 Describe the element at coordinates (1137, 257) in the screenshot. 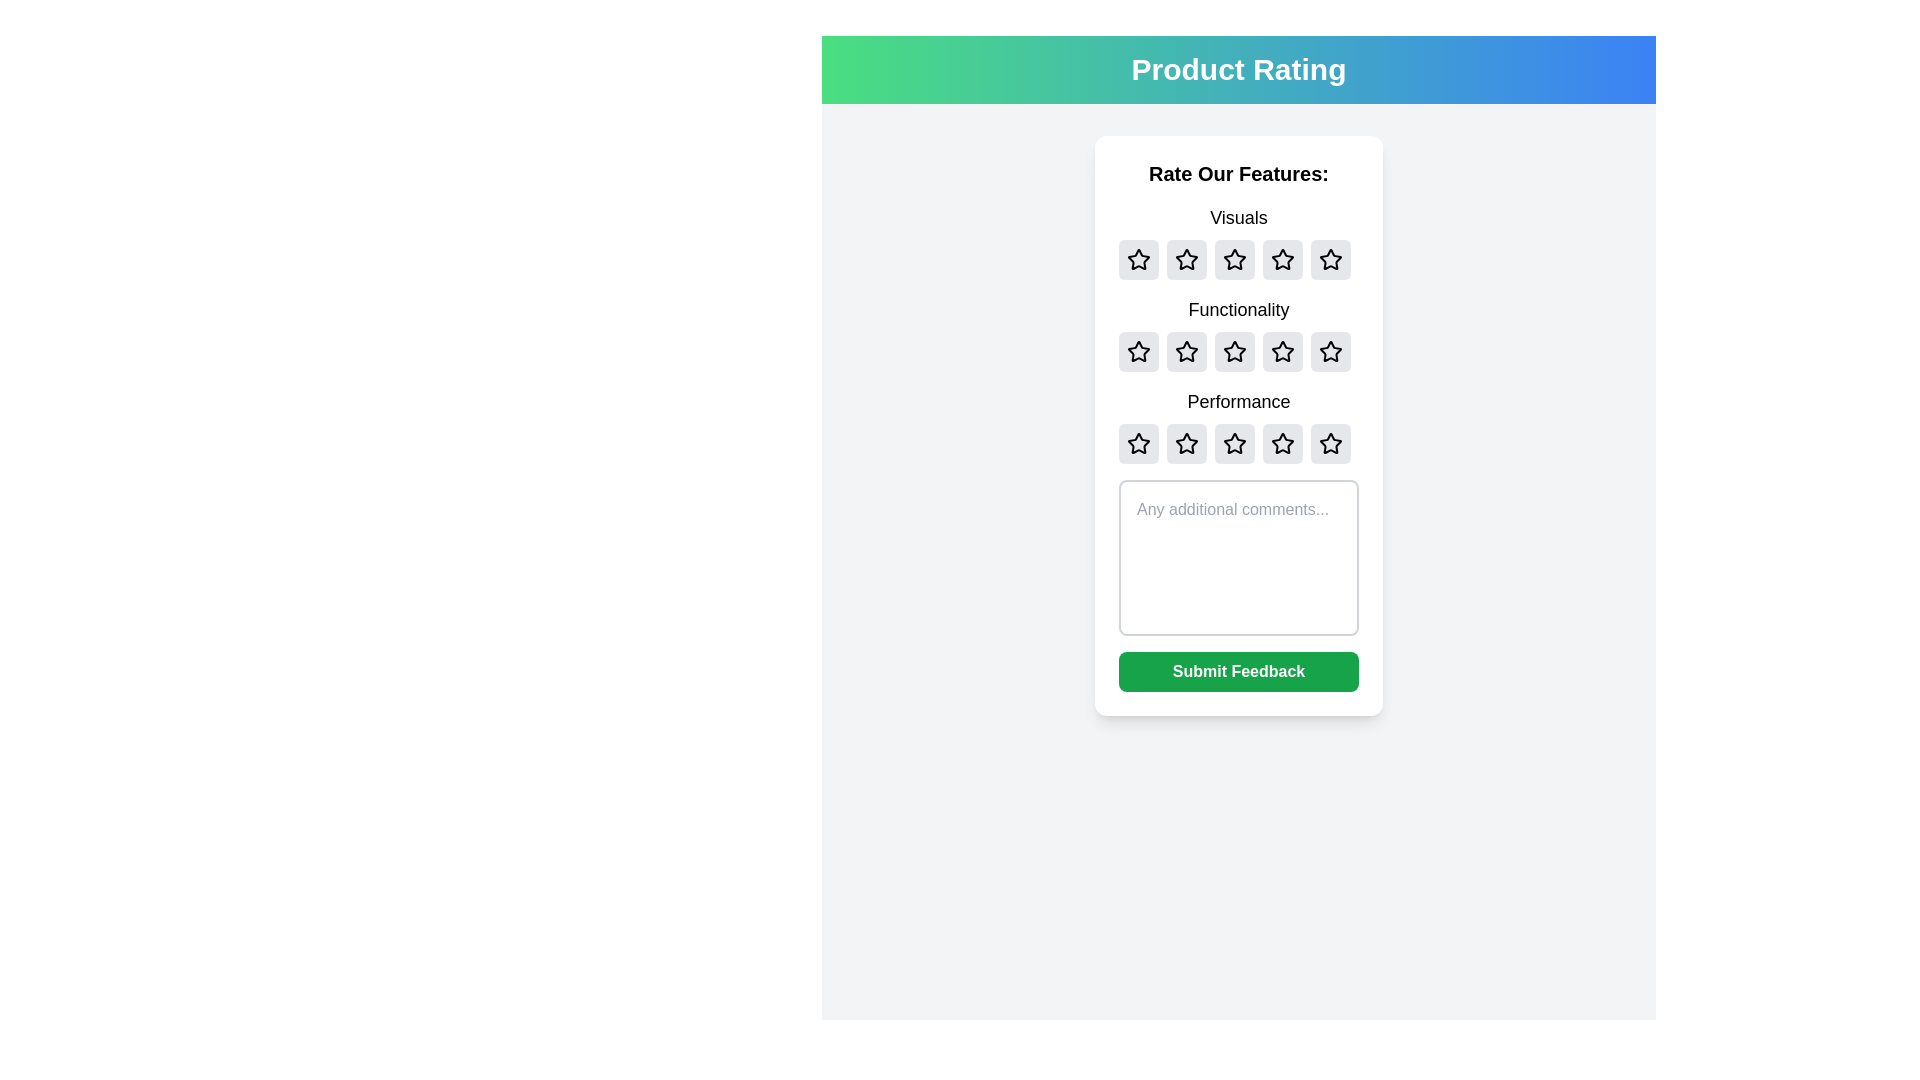

I see `the first star in the 'Visuals' rating section to rate it` at that location.